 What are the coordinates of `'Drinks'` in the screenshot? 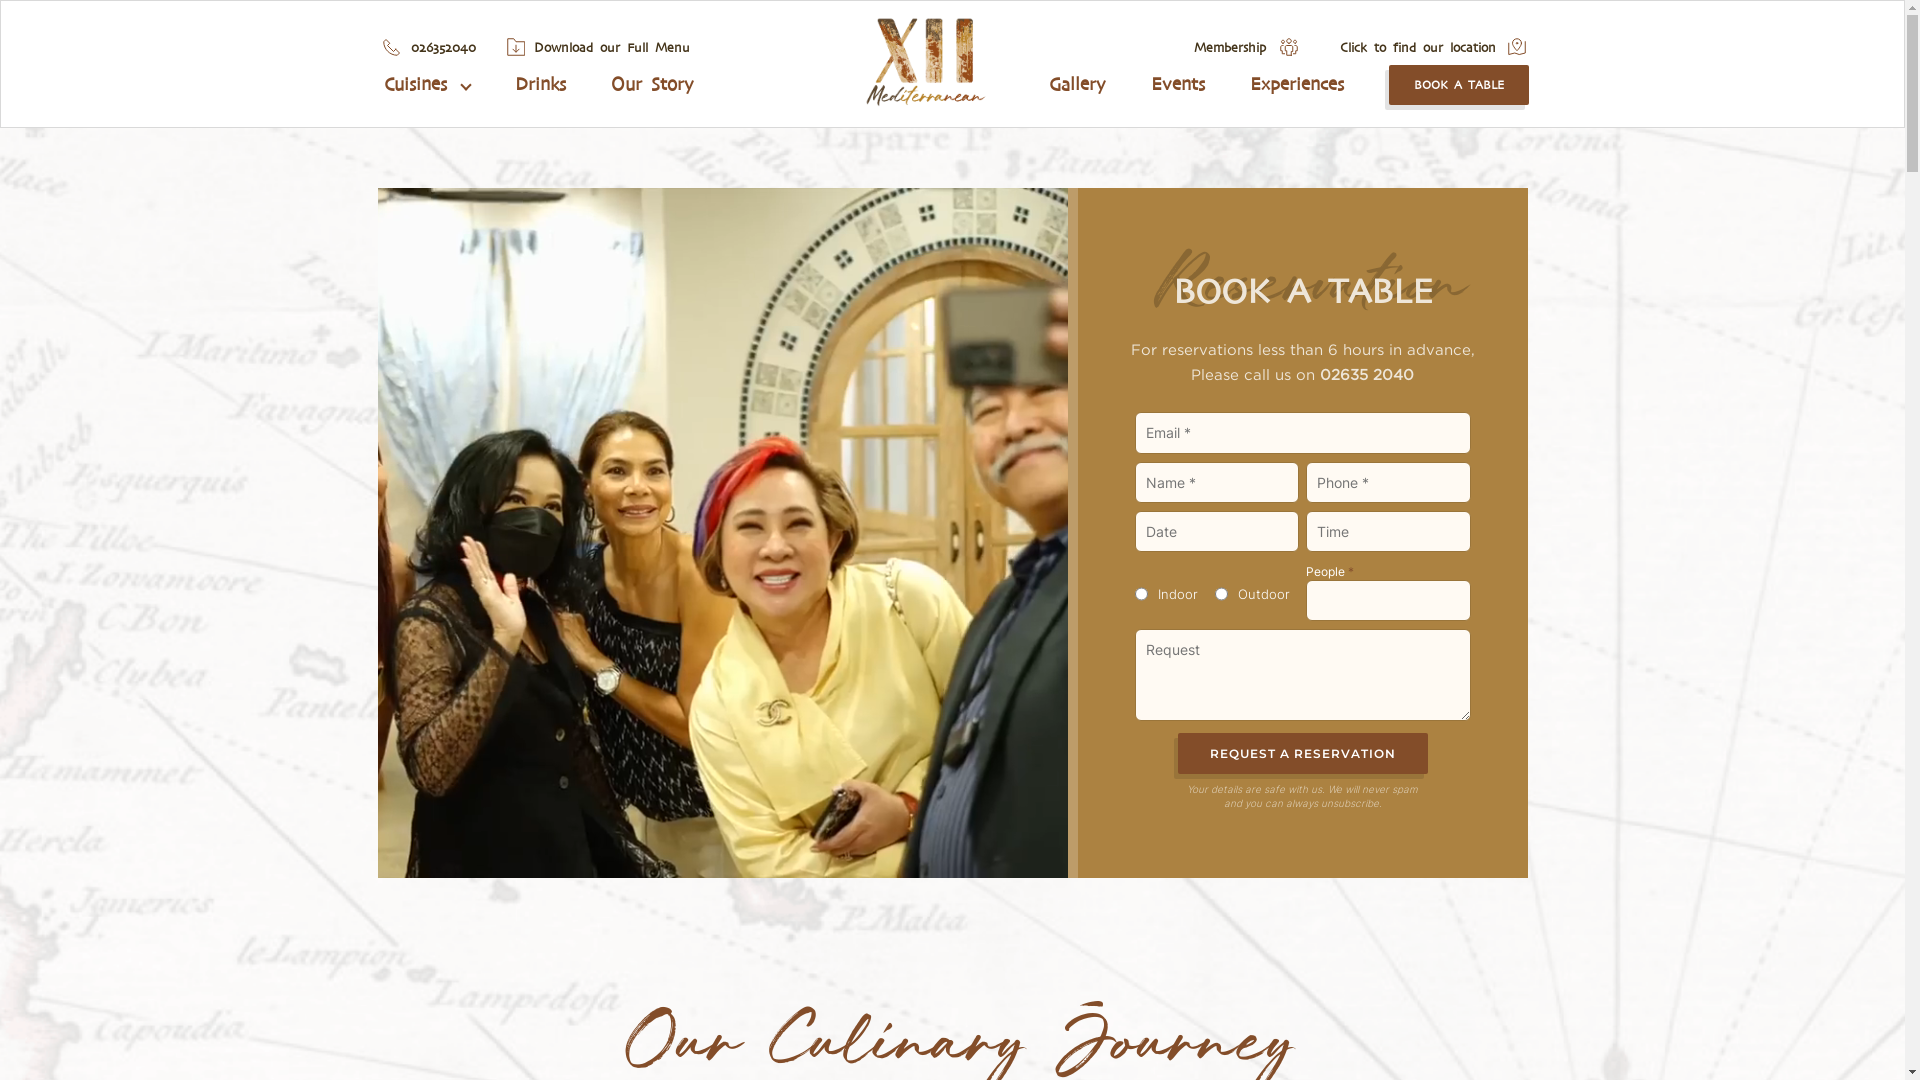 It's located at (540, 83).